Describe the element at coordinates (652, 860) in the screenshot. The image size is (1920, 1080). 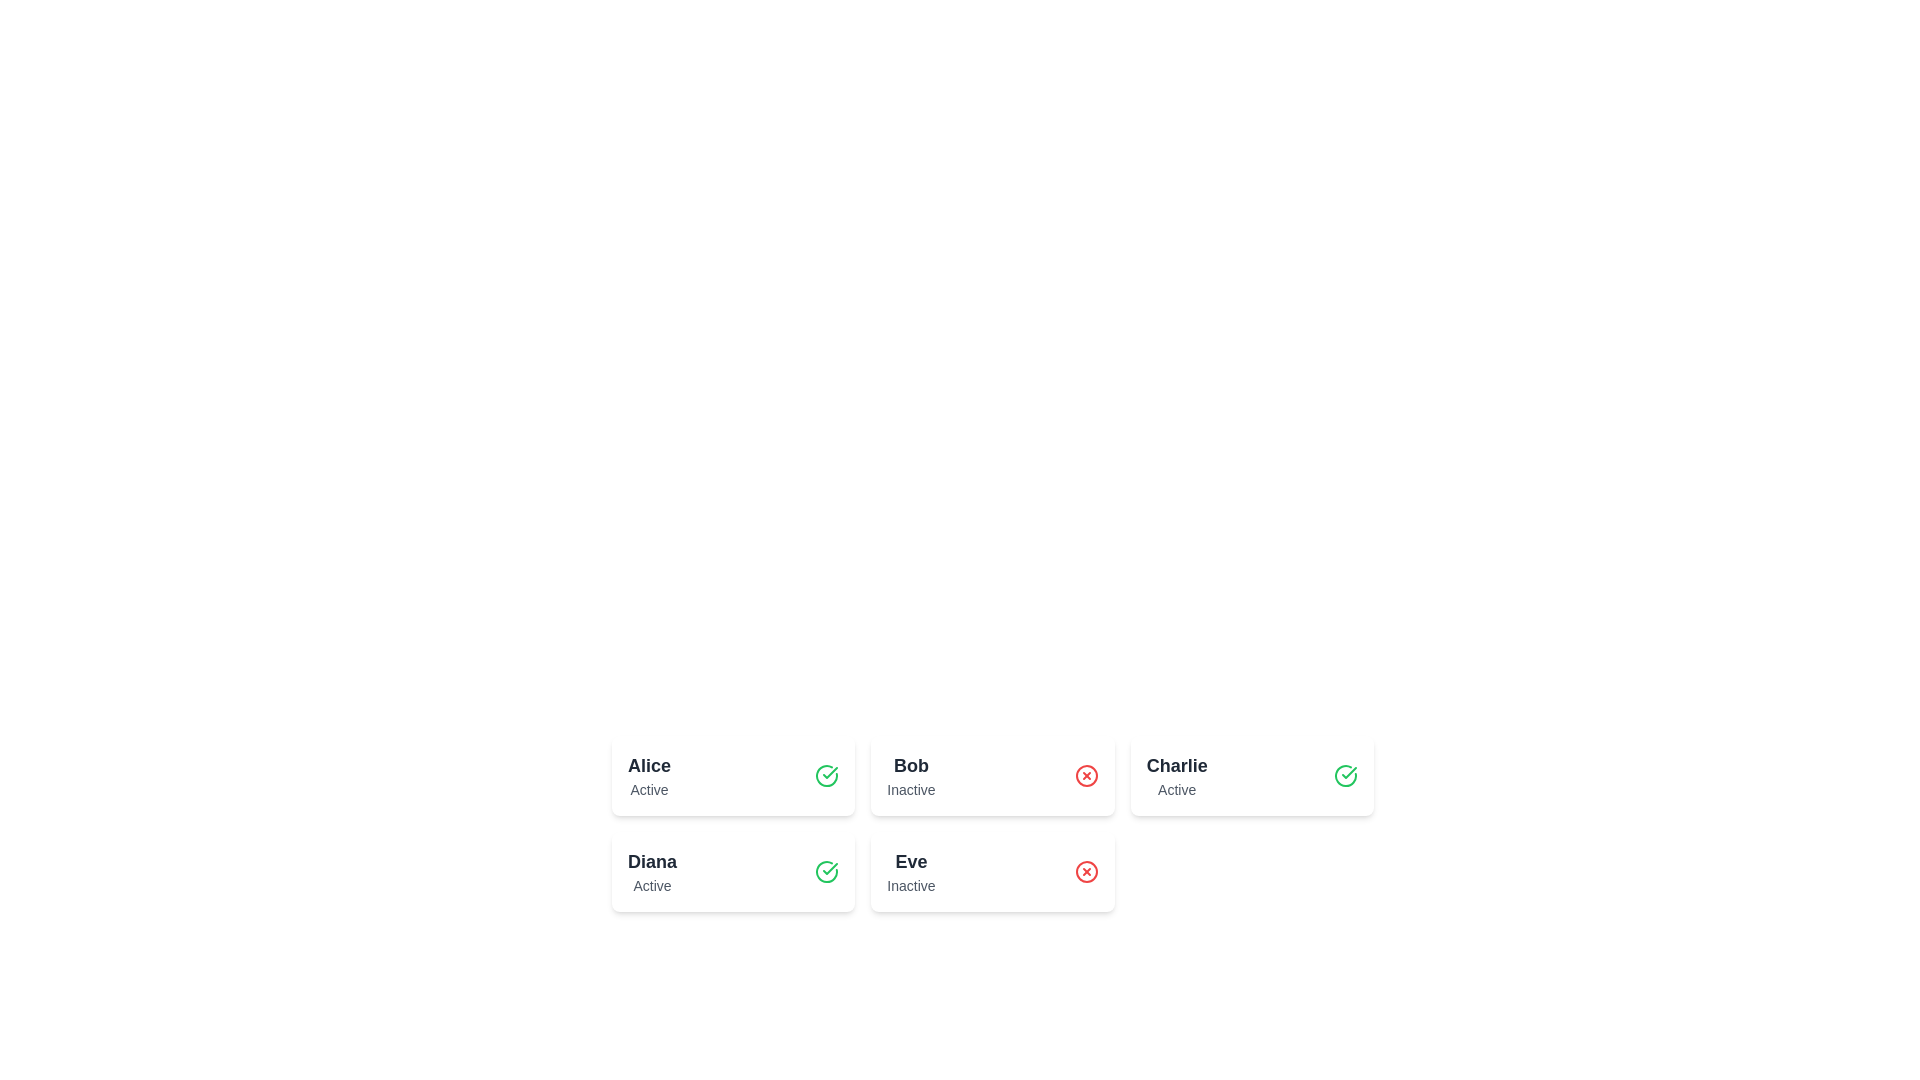
I see `the Text Label displaying 'Diana' in bold, large dark gray font, which is the first text element in the second box of a grid of user cards` at that location.